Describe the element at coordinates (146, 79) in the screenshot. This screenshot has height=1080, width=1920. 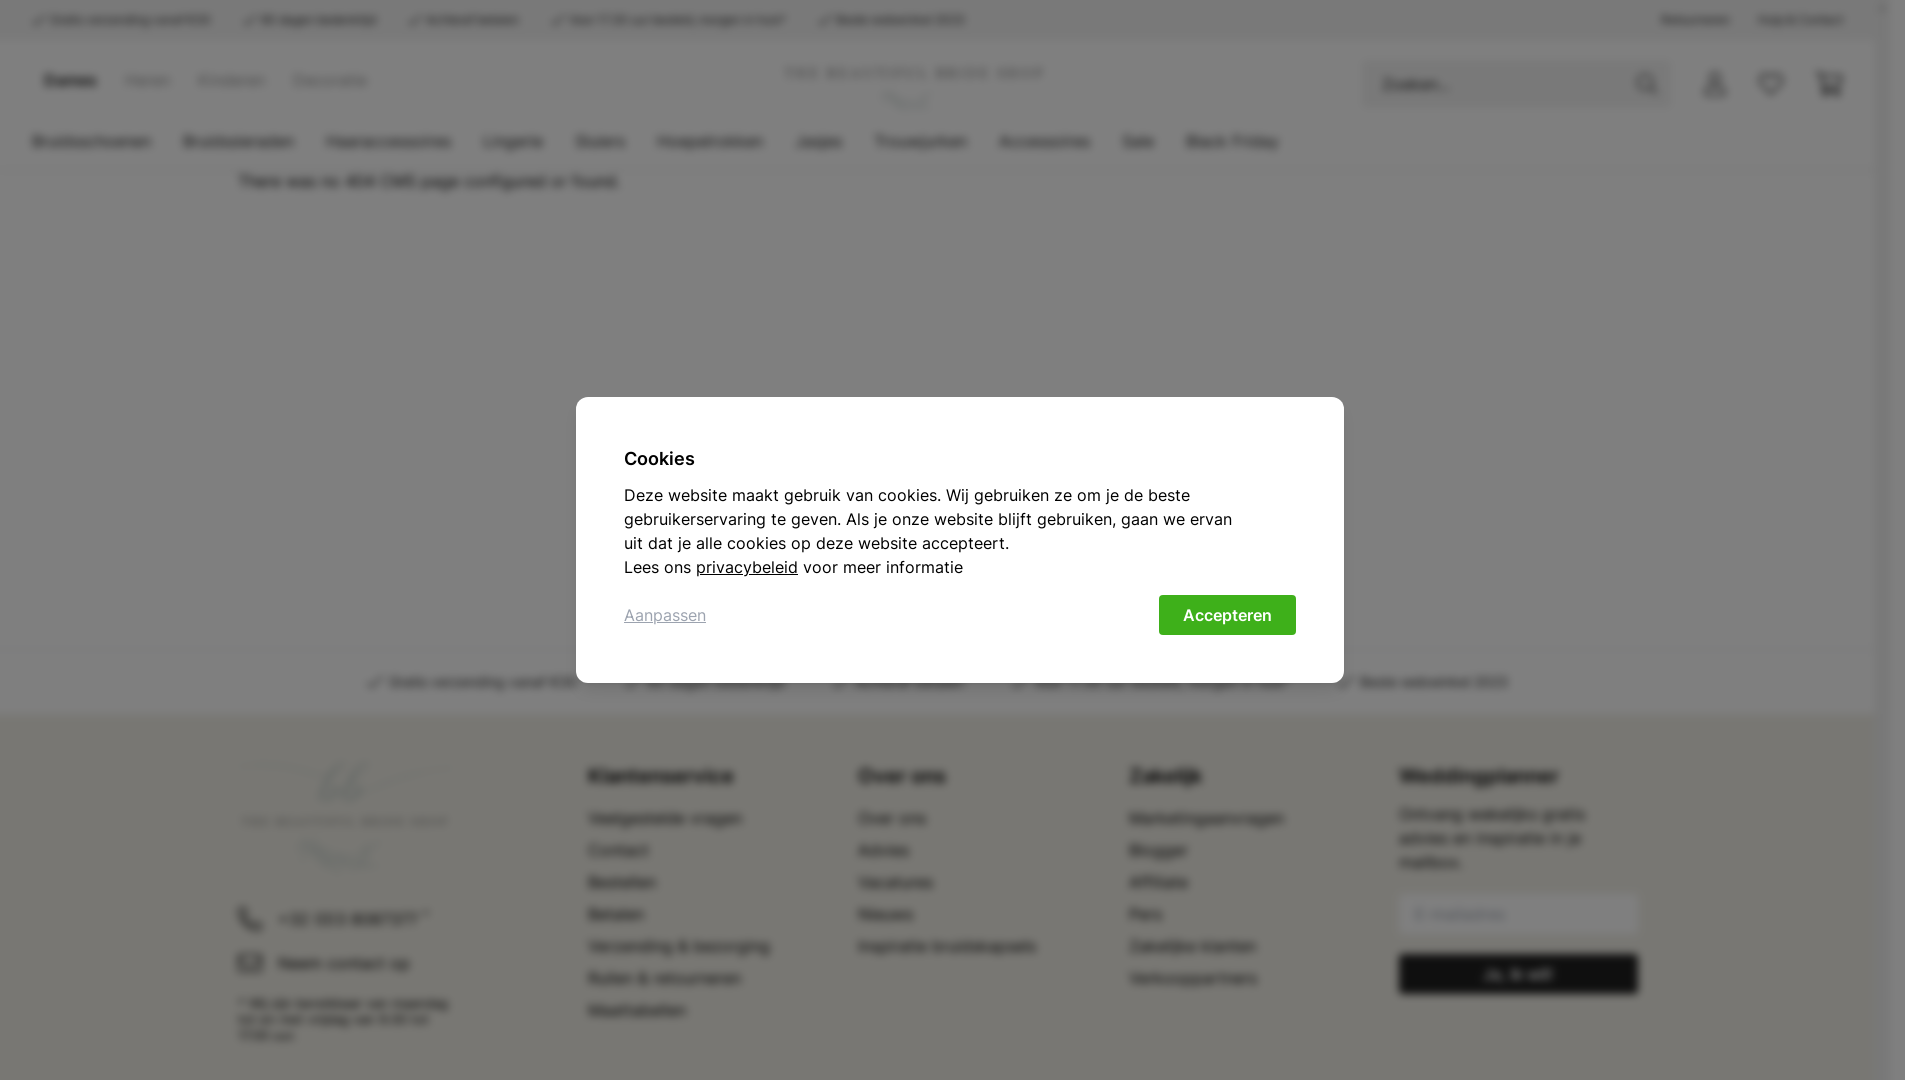
I see `'Heren'` at that location.